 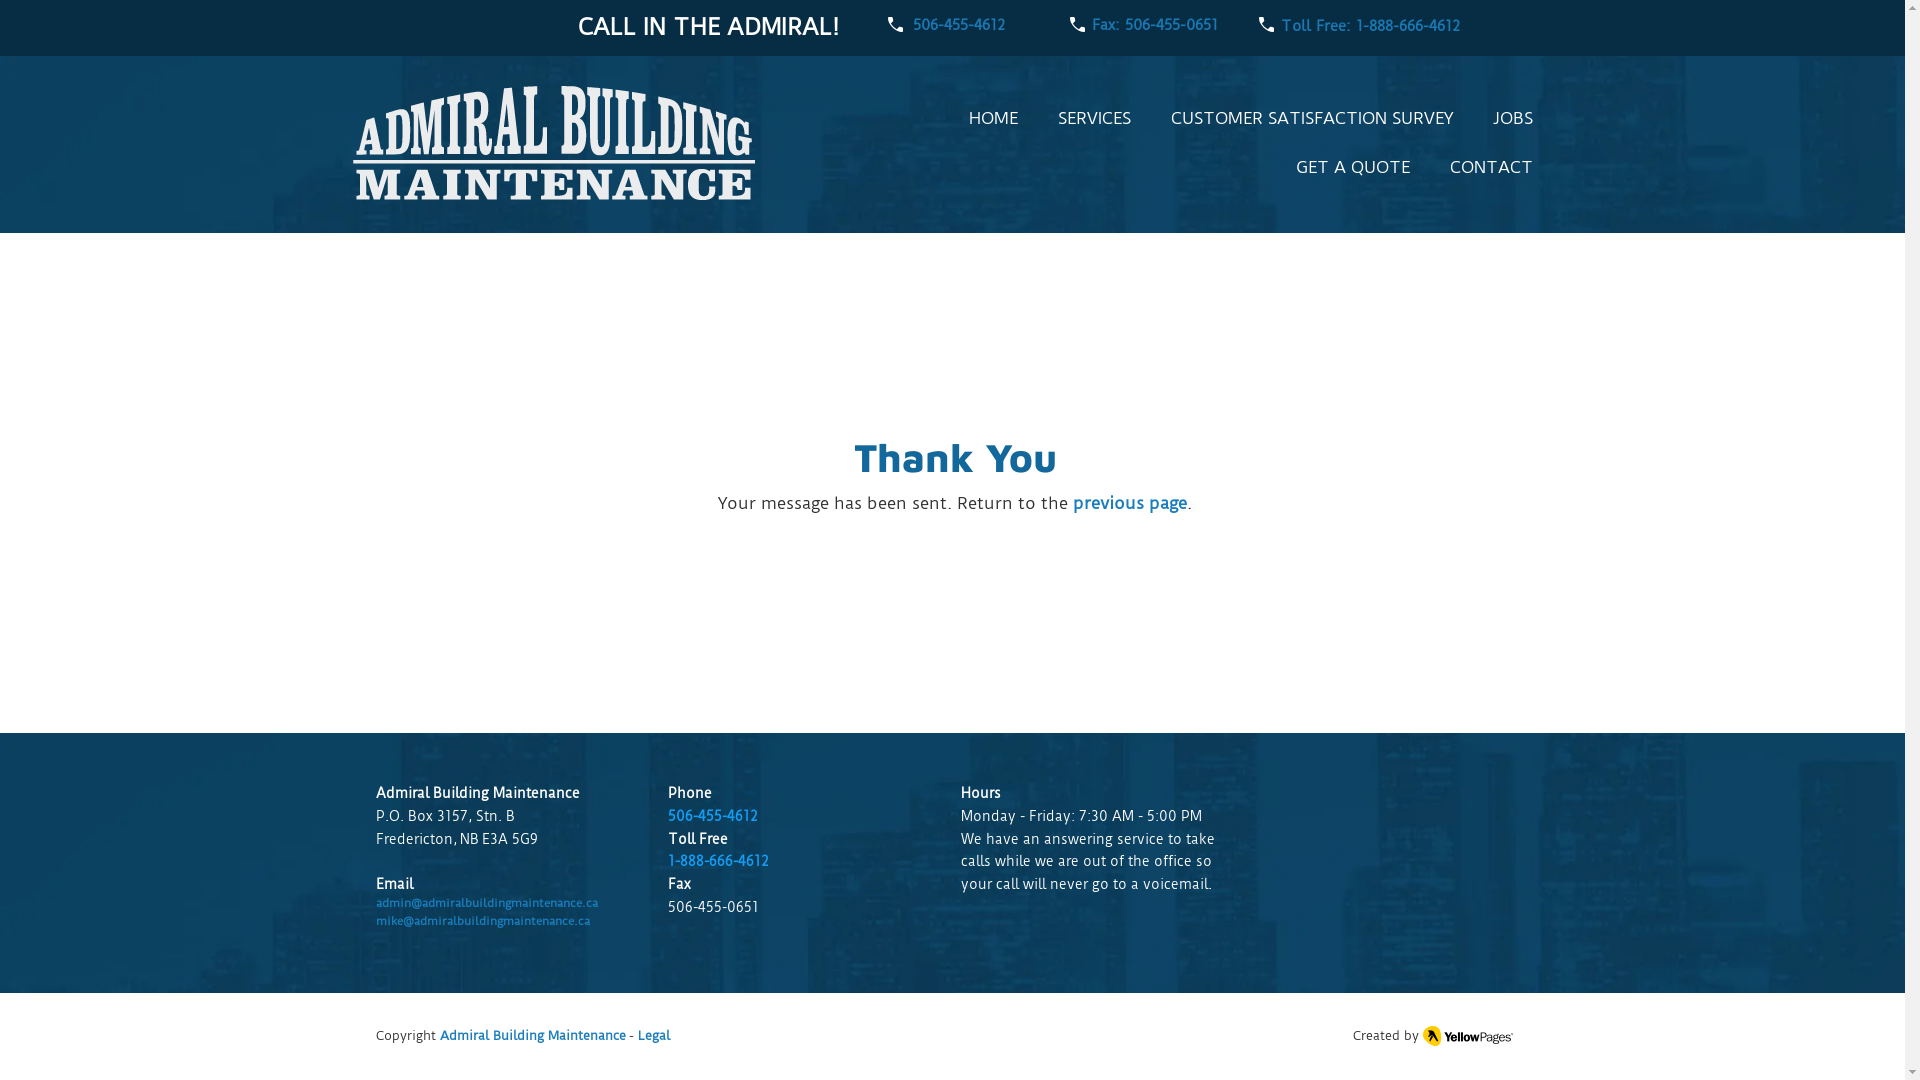 I want to click on '506-455-4612', so click(x=713, y=816).